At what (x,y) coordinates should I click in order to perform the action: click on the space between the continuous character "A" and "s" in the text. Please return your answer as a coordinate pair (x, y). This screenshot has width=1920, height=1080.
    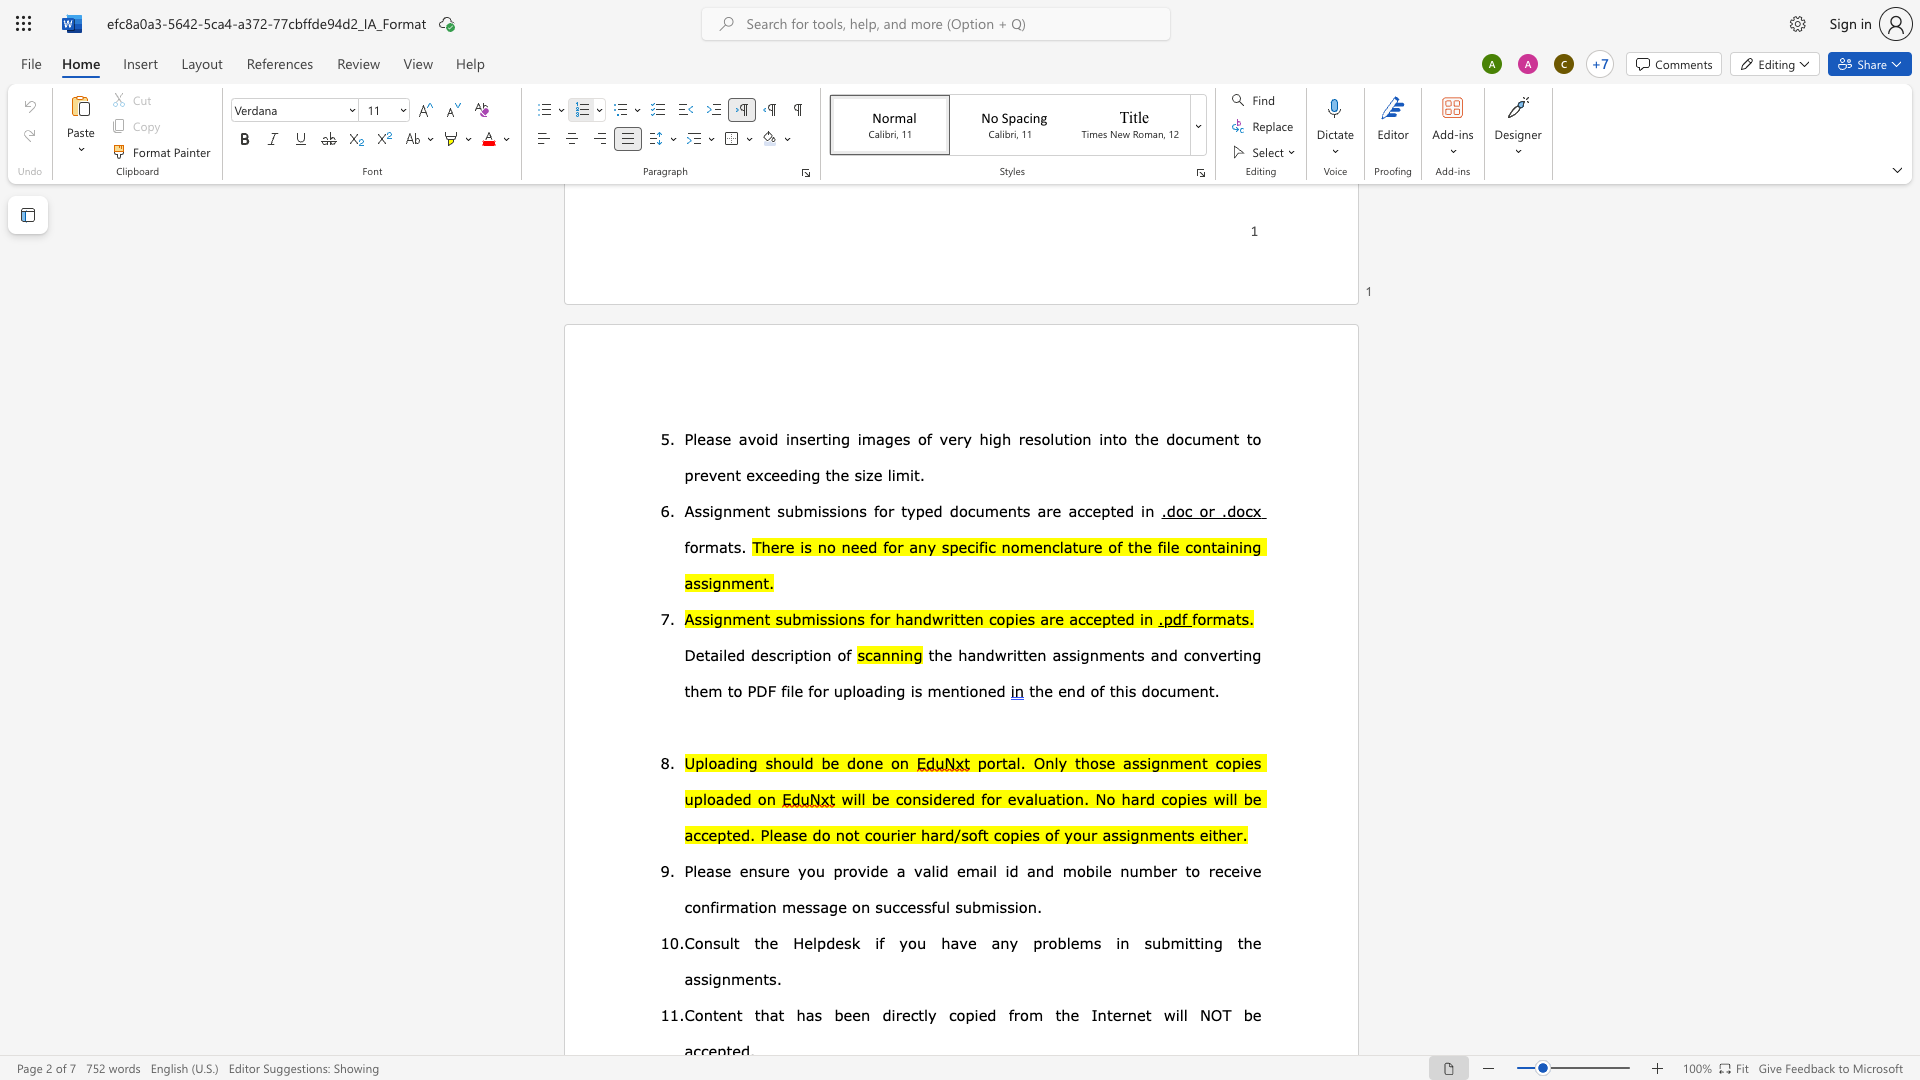
    Looking at the image, I should click on (693, 617).